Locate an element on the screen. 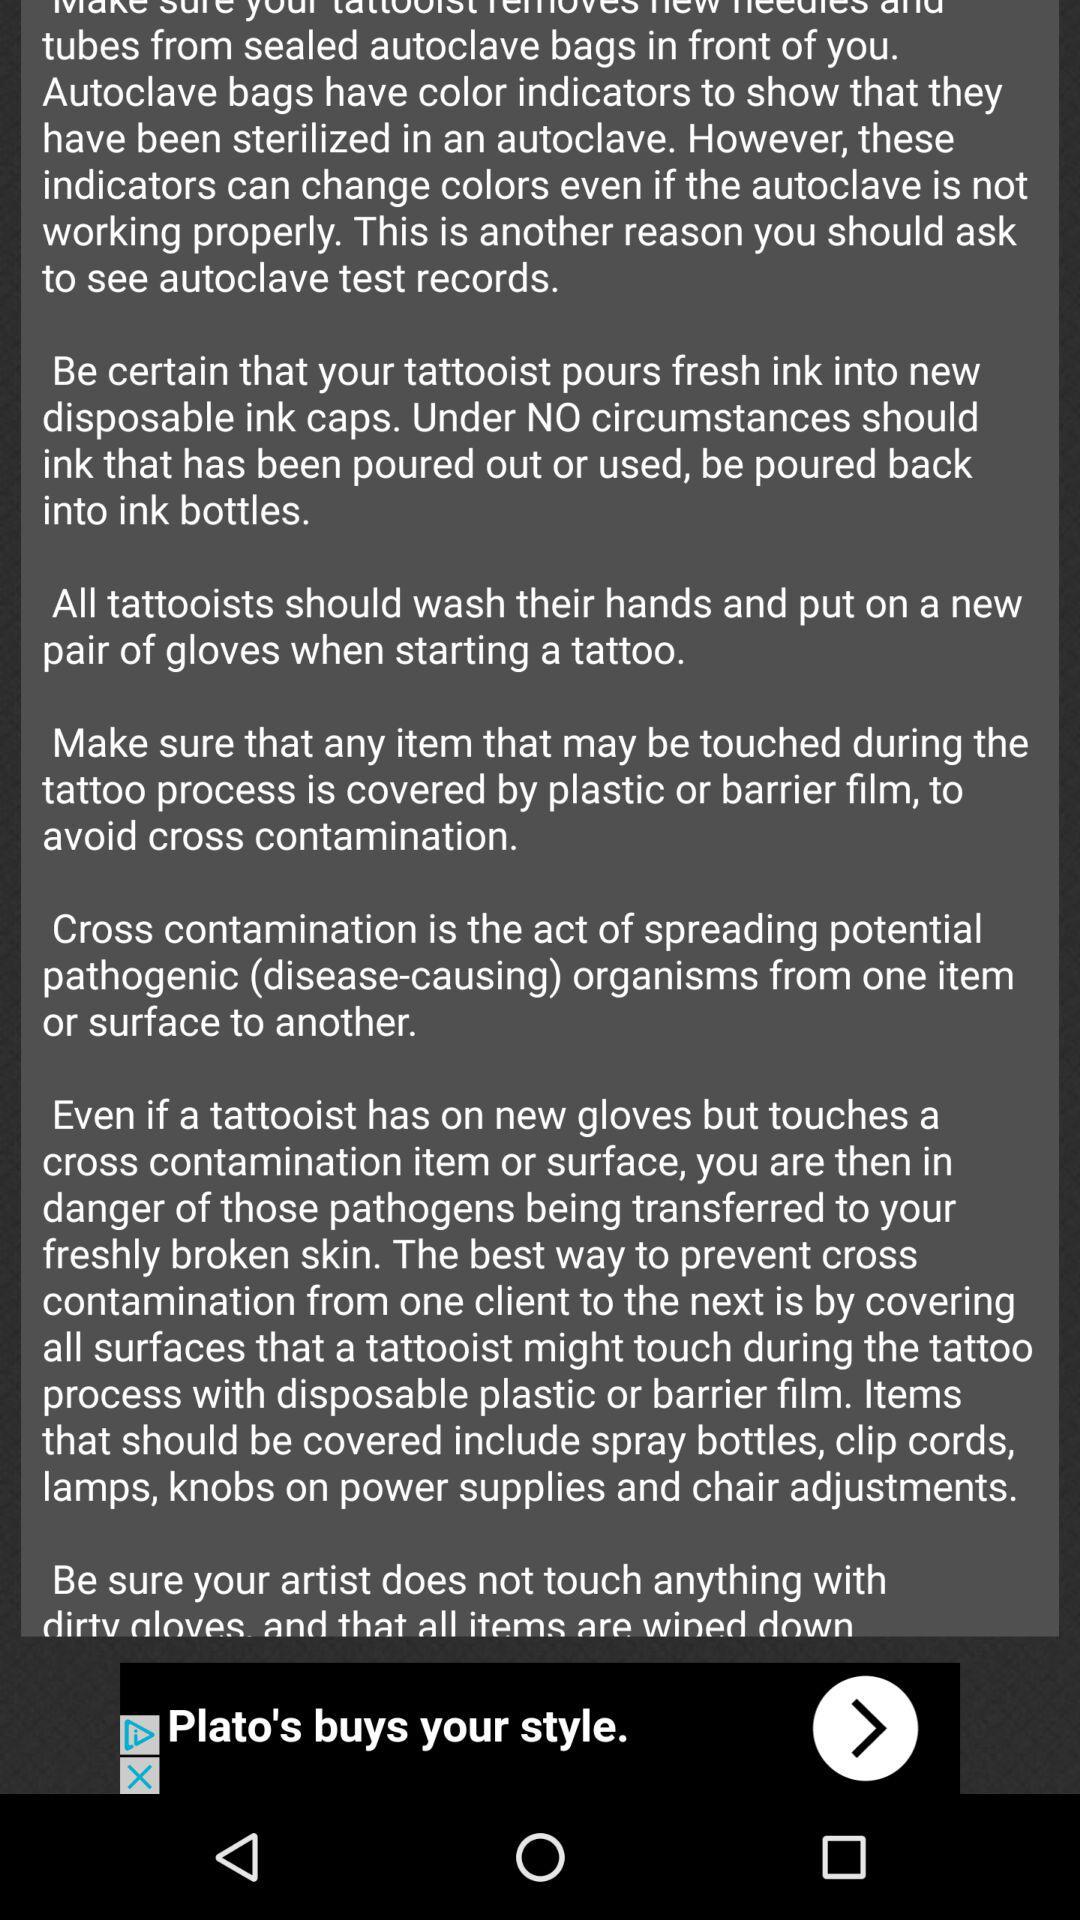  open advertisement is located at coordinates (540, 1727).